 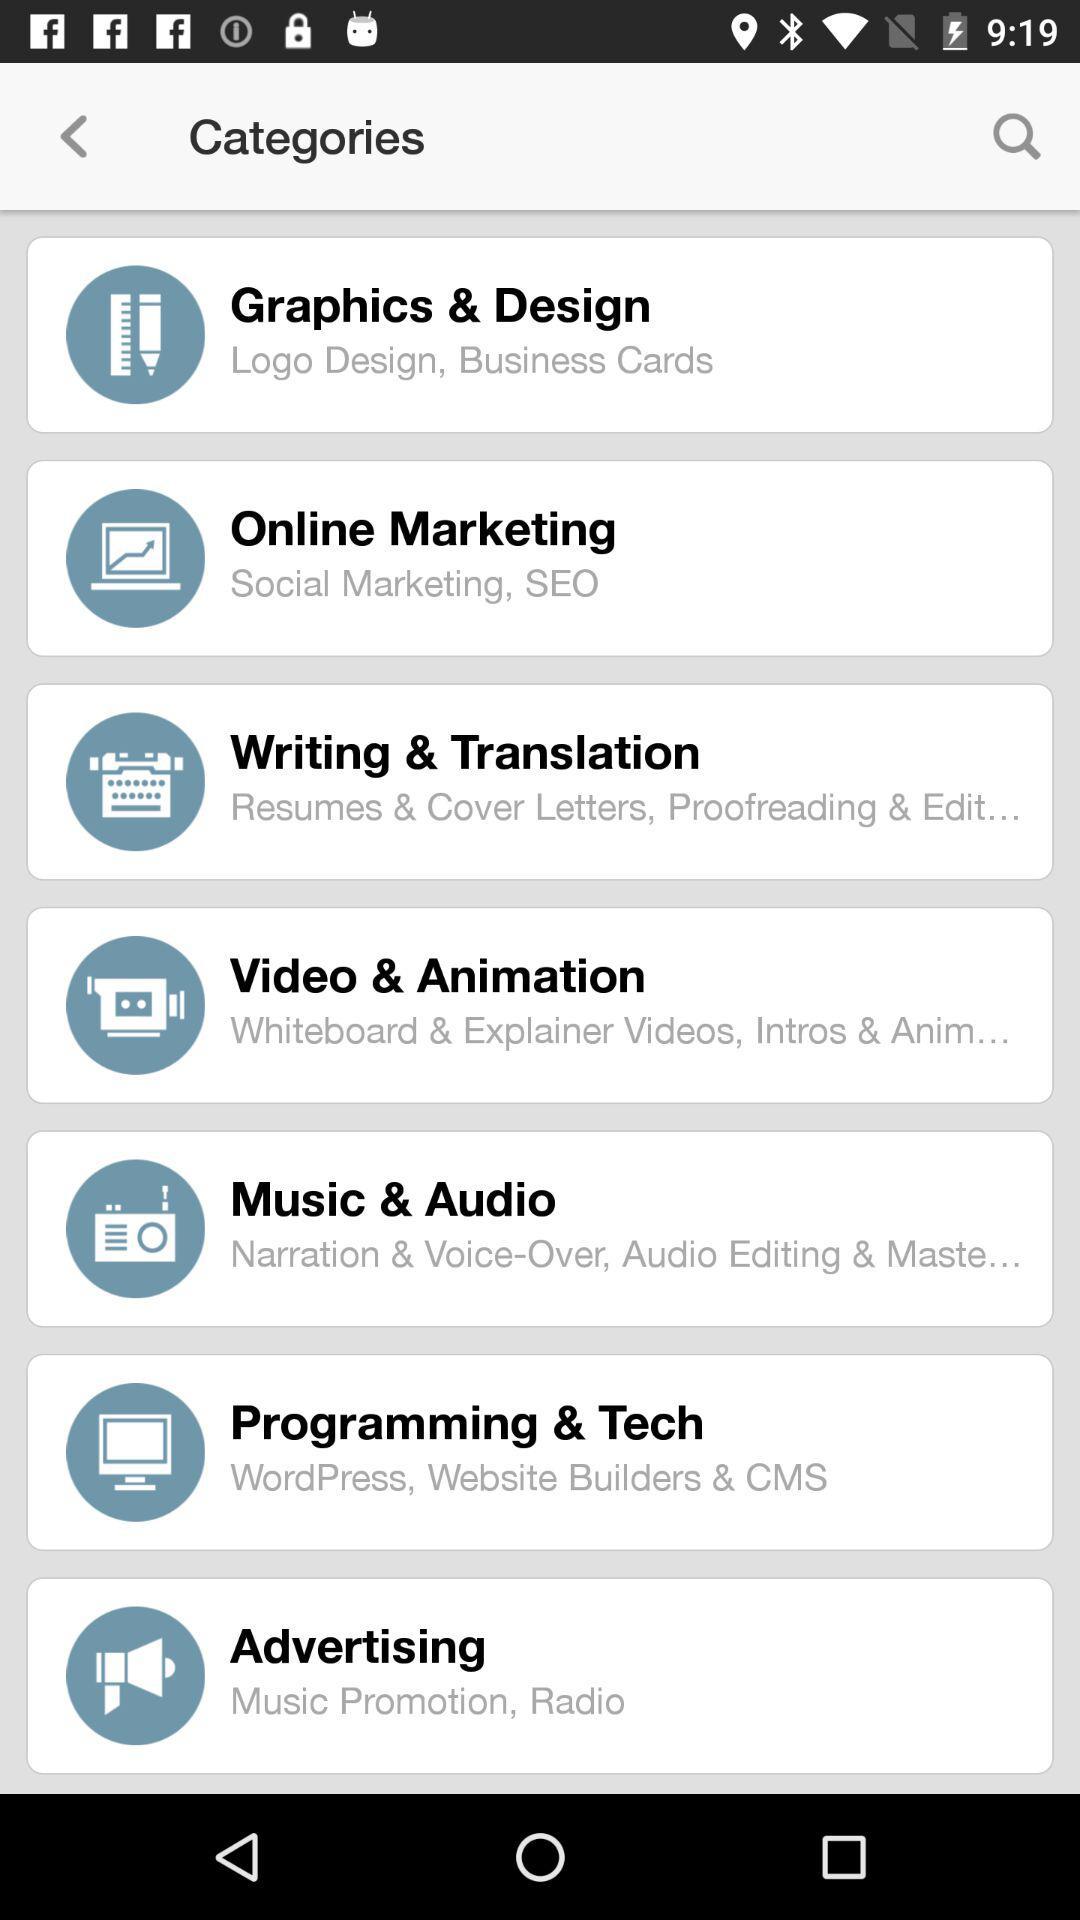 I want to click on the item to the left of the categories item, so click(x=72, y=135).